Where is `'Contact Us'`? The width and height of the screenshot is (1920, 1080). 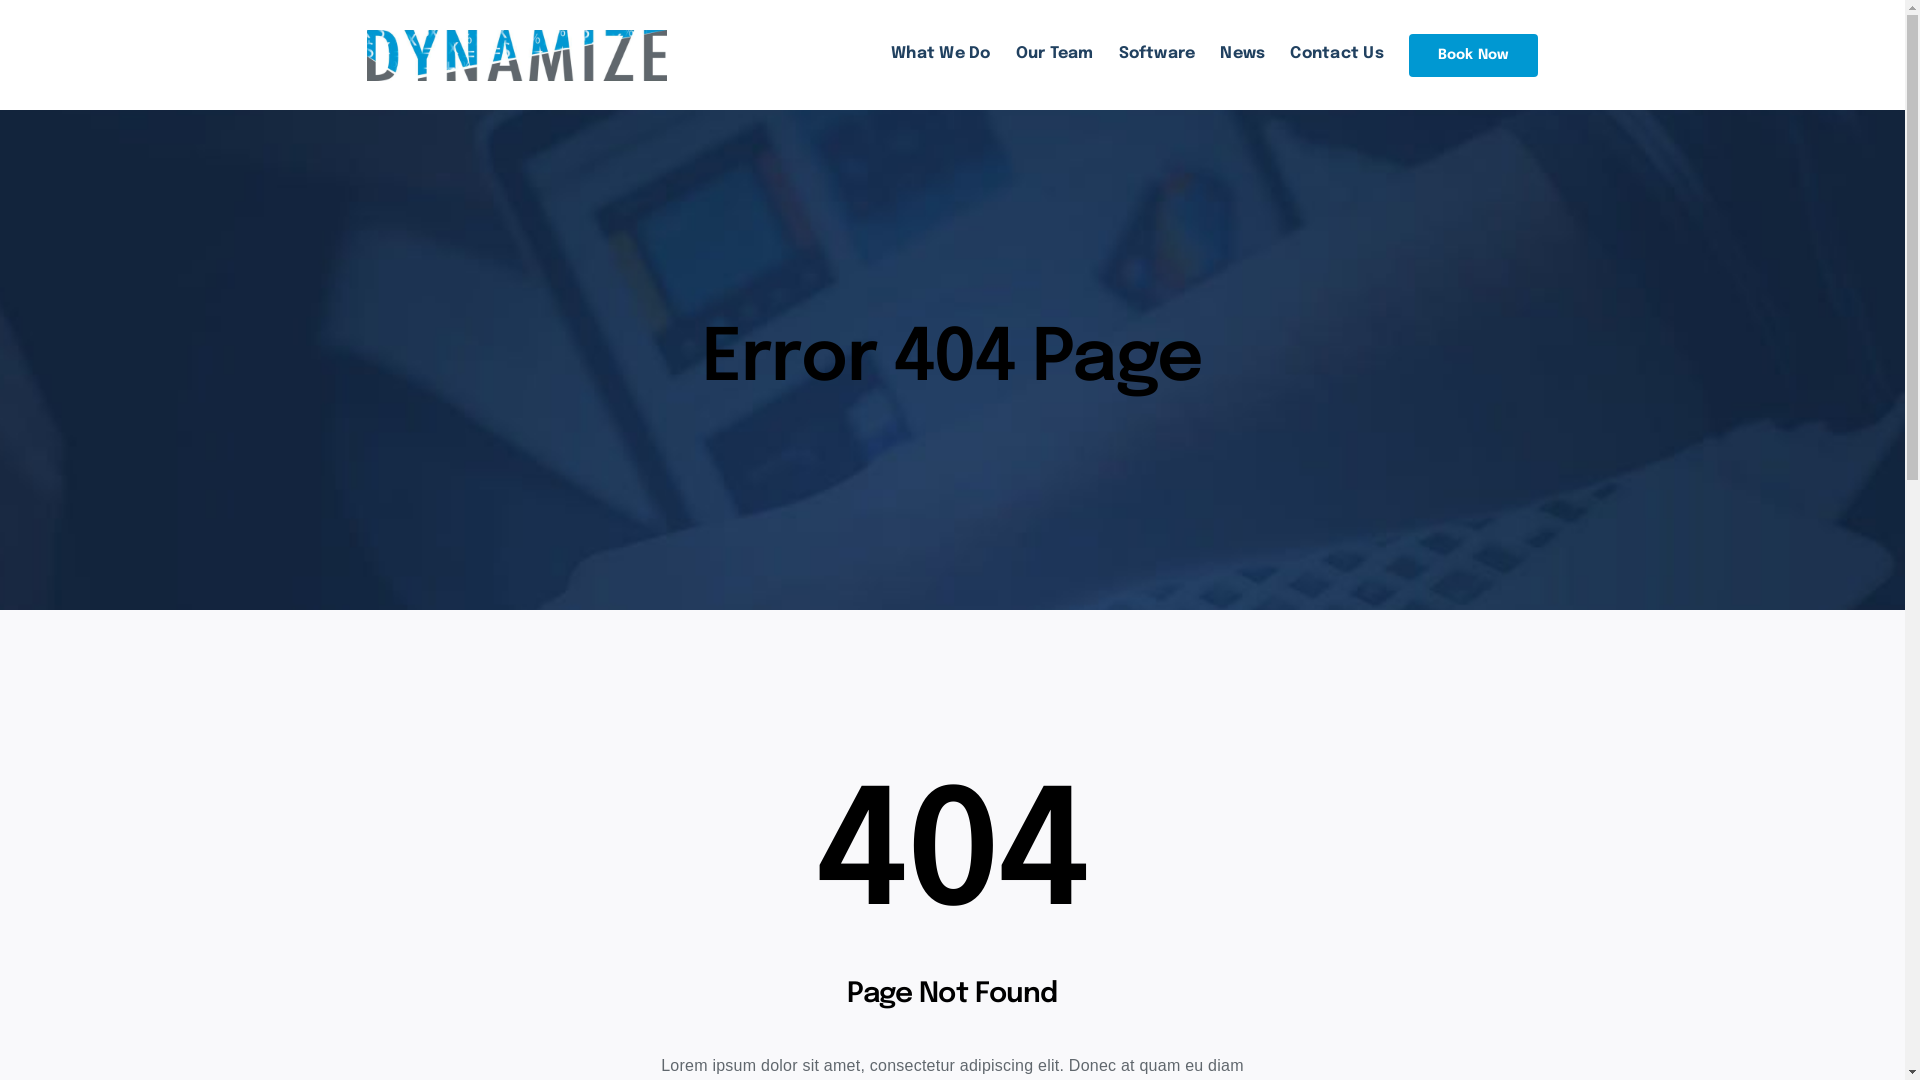
'Contact Us' is located at coordinates (1336, 53).